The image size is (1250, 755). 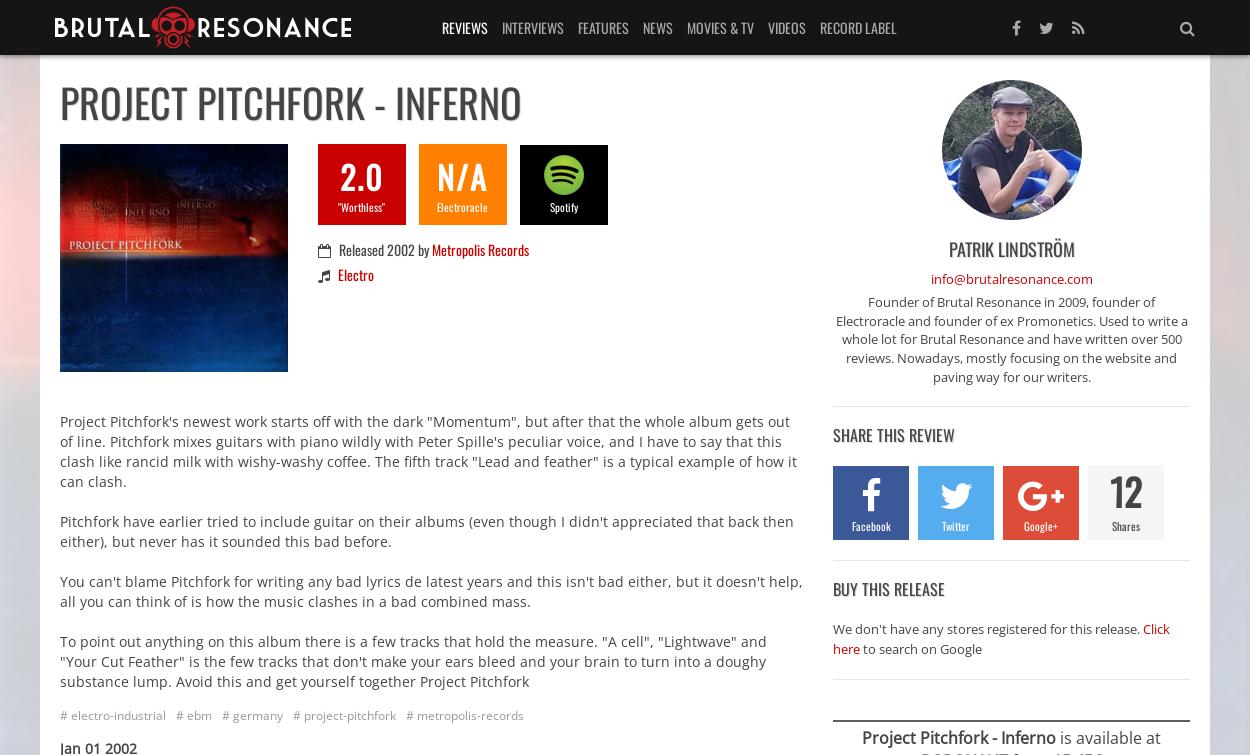 I want to click on '# project-pitchfork', so click(x=343, y=713).